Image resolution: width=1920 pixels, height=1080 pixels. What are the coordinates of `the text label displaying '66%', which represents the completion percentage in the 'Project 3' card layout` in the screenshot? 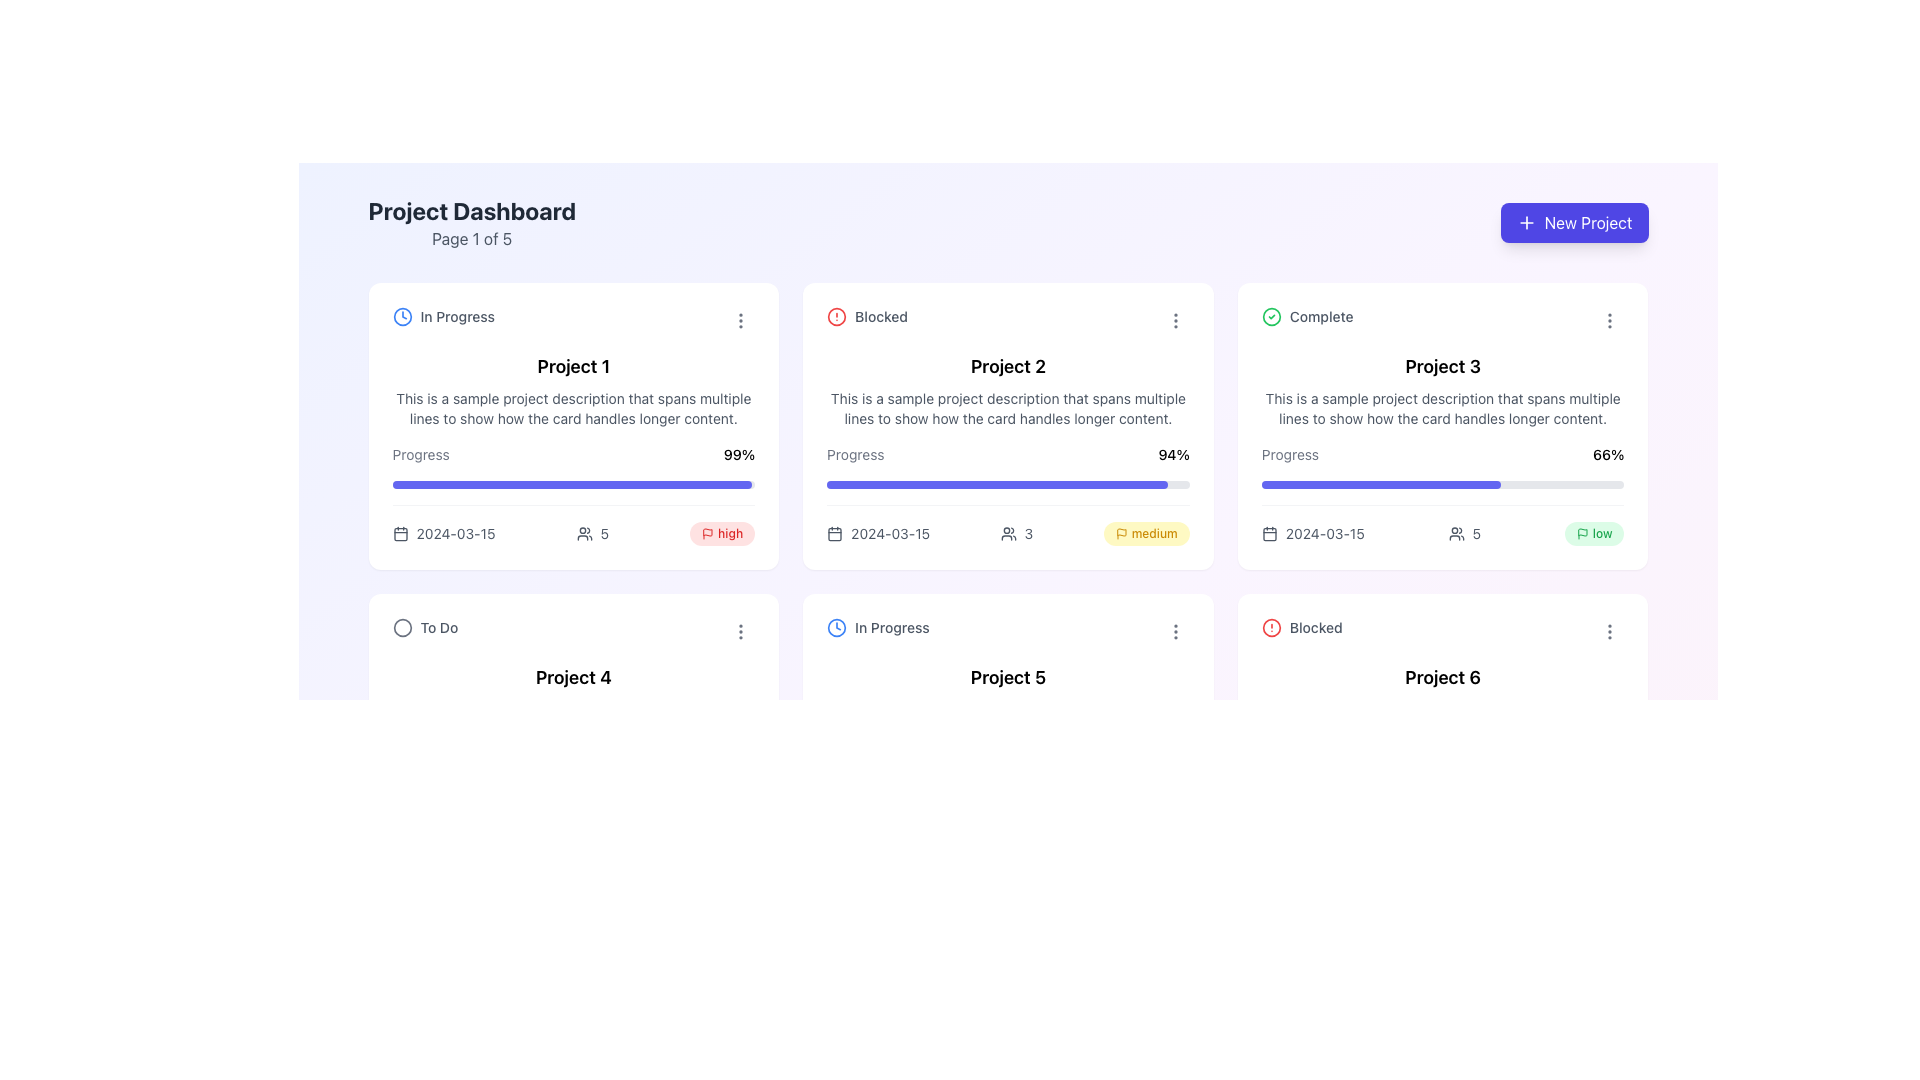 It's located at (1608, 455).